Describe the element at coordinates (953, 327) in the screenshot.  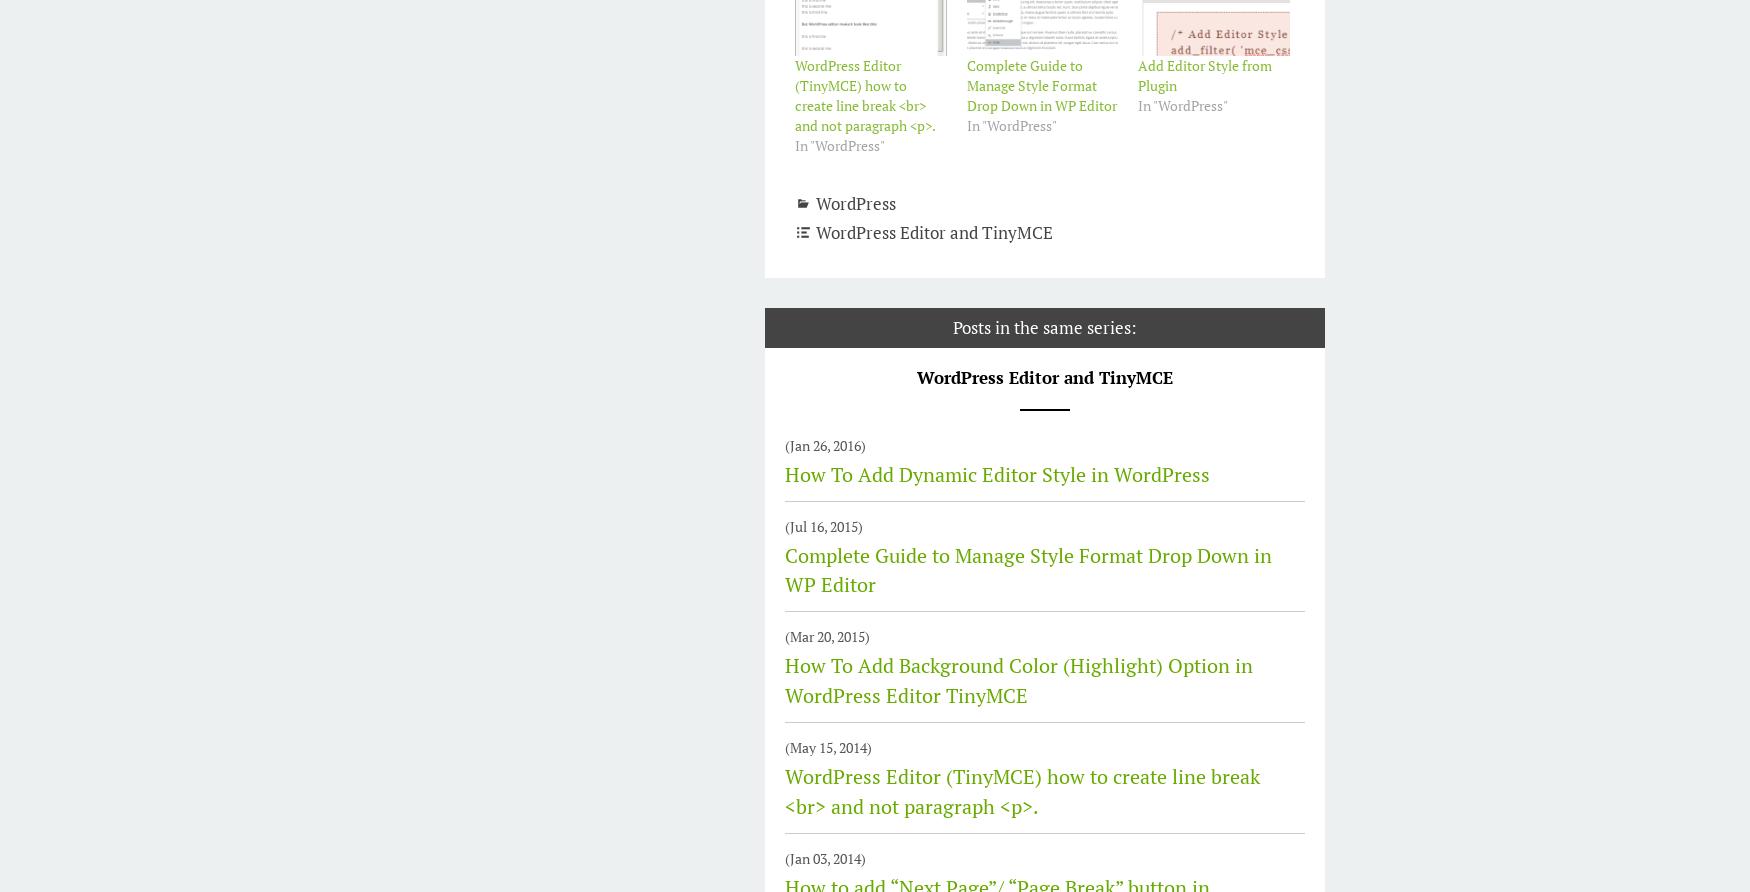
I see `'Posts in the same series:'` at that location.